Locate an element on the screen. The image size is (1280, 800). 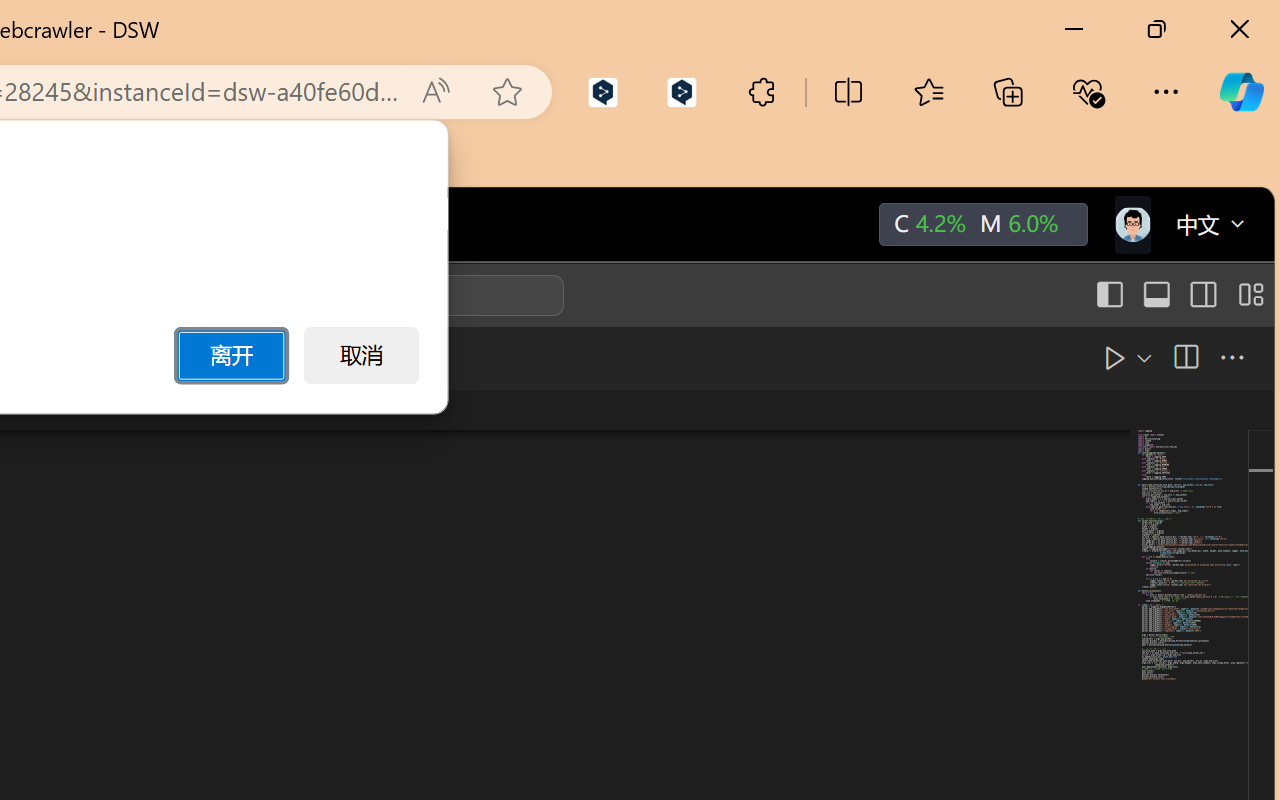
'Toggle Panel (Ctrl+J)' is located at coordinates (1155, 295).